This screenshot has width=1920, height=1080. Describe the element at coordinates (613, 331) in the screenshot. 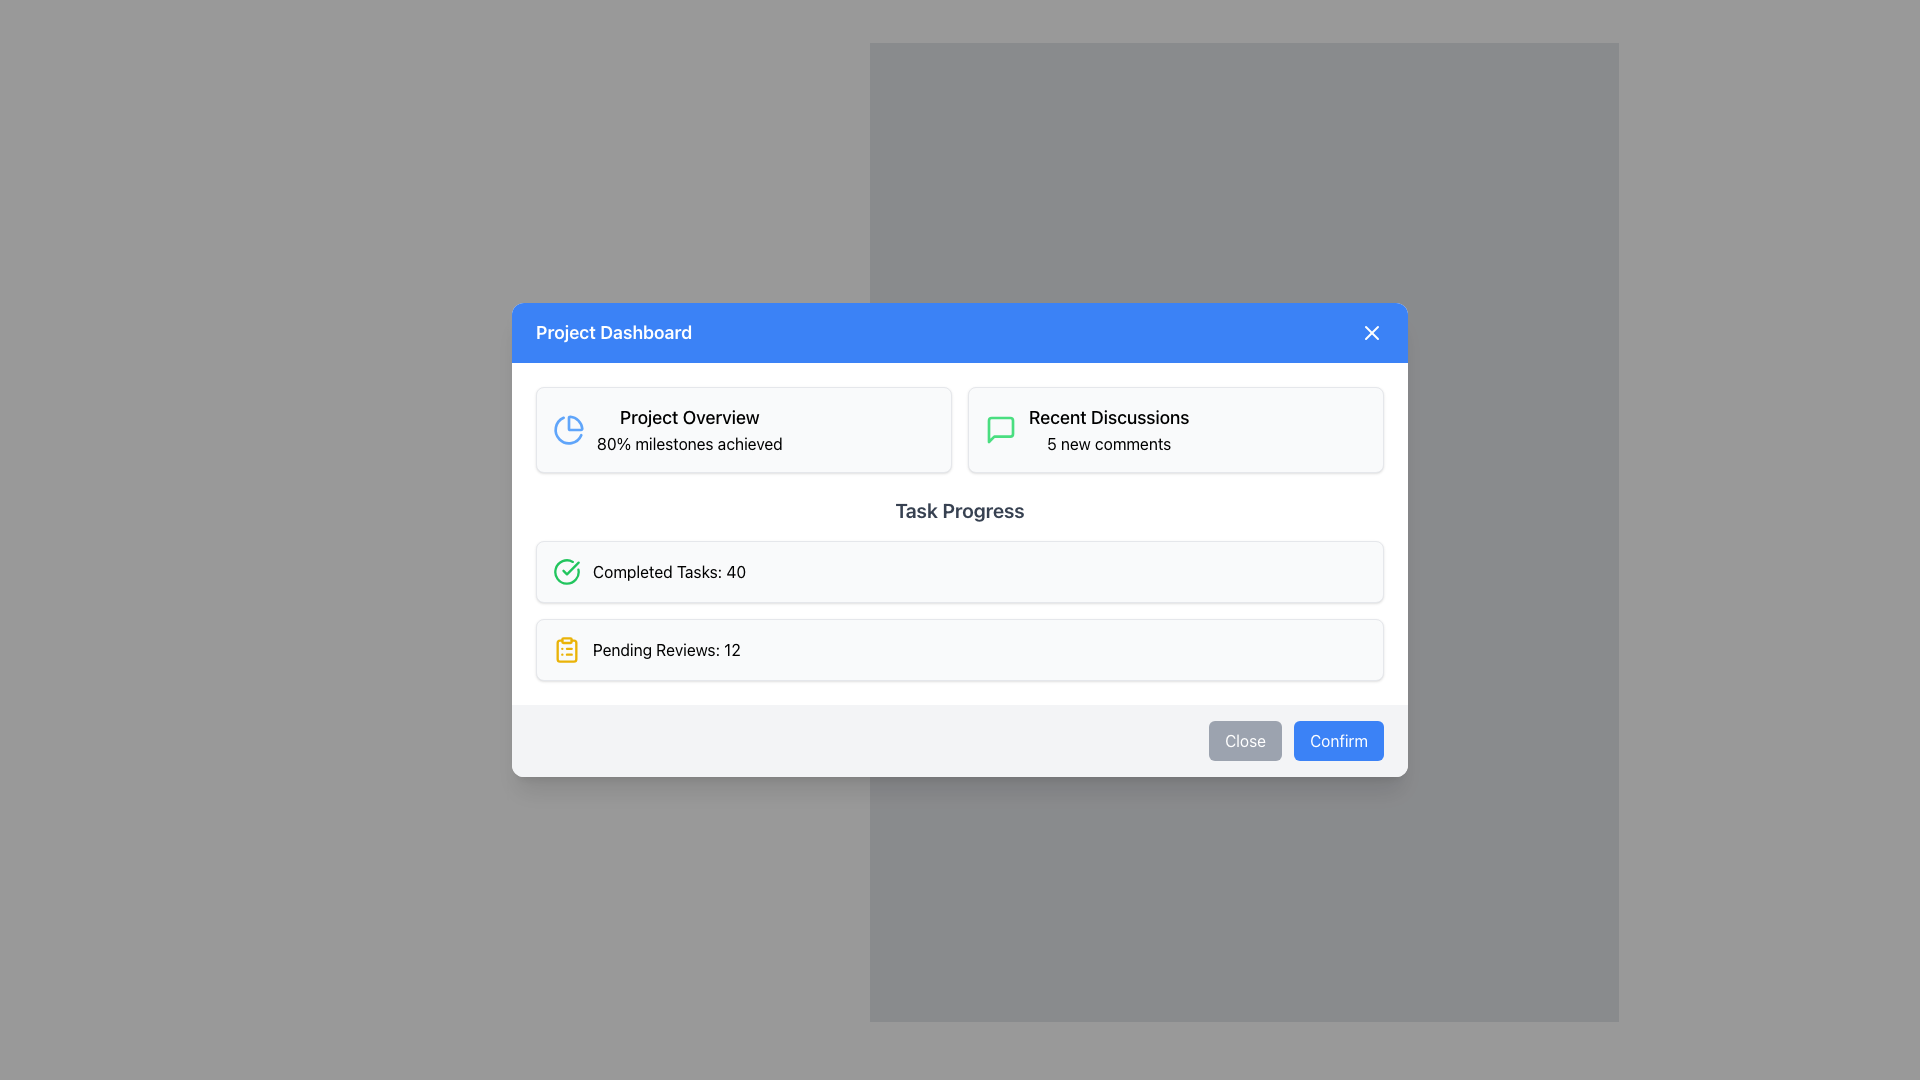

I see `the text label located at the top-left corner of the blue header bar in the modal` at that location.